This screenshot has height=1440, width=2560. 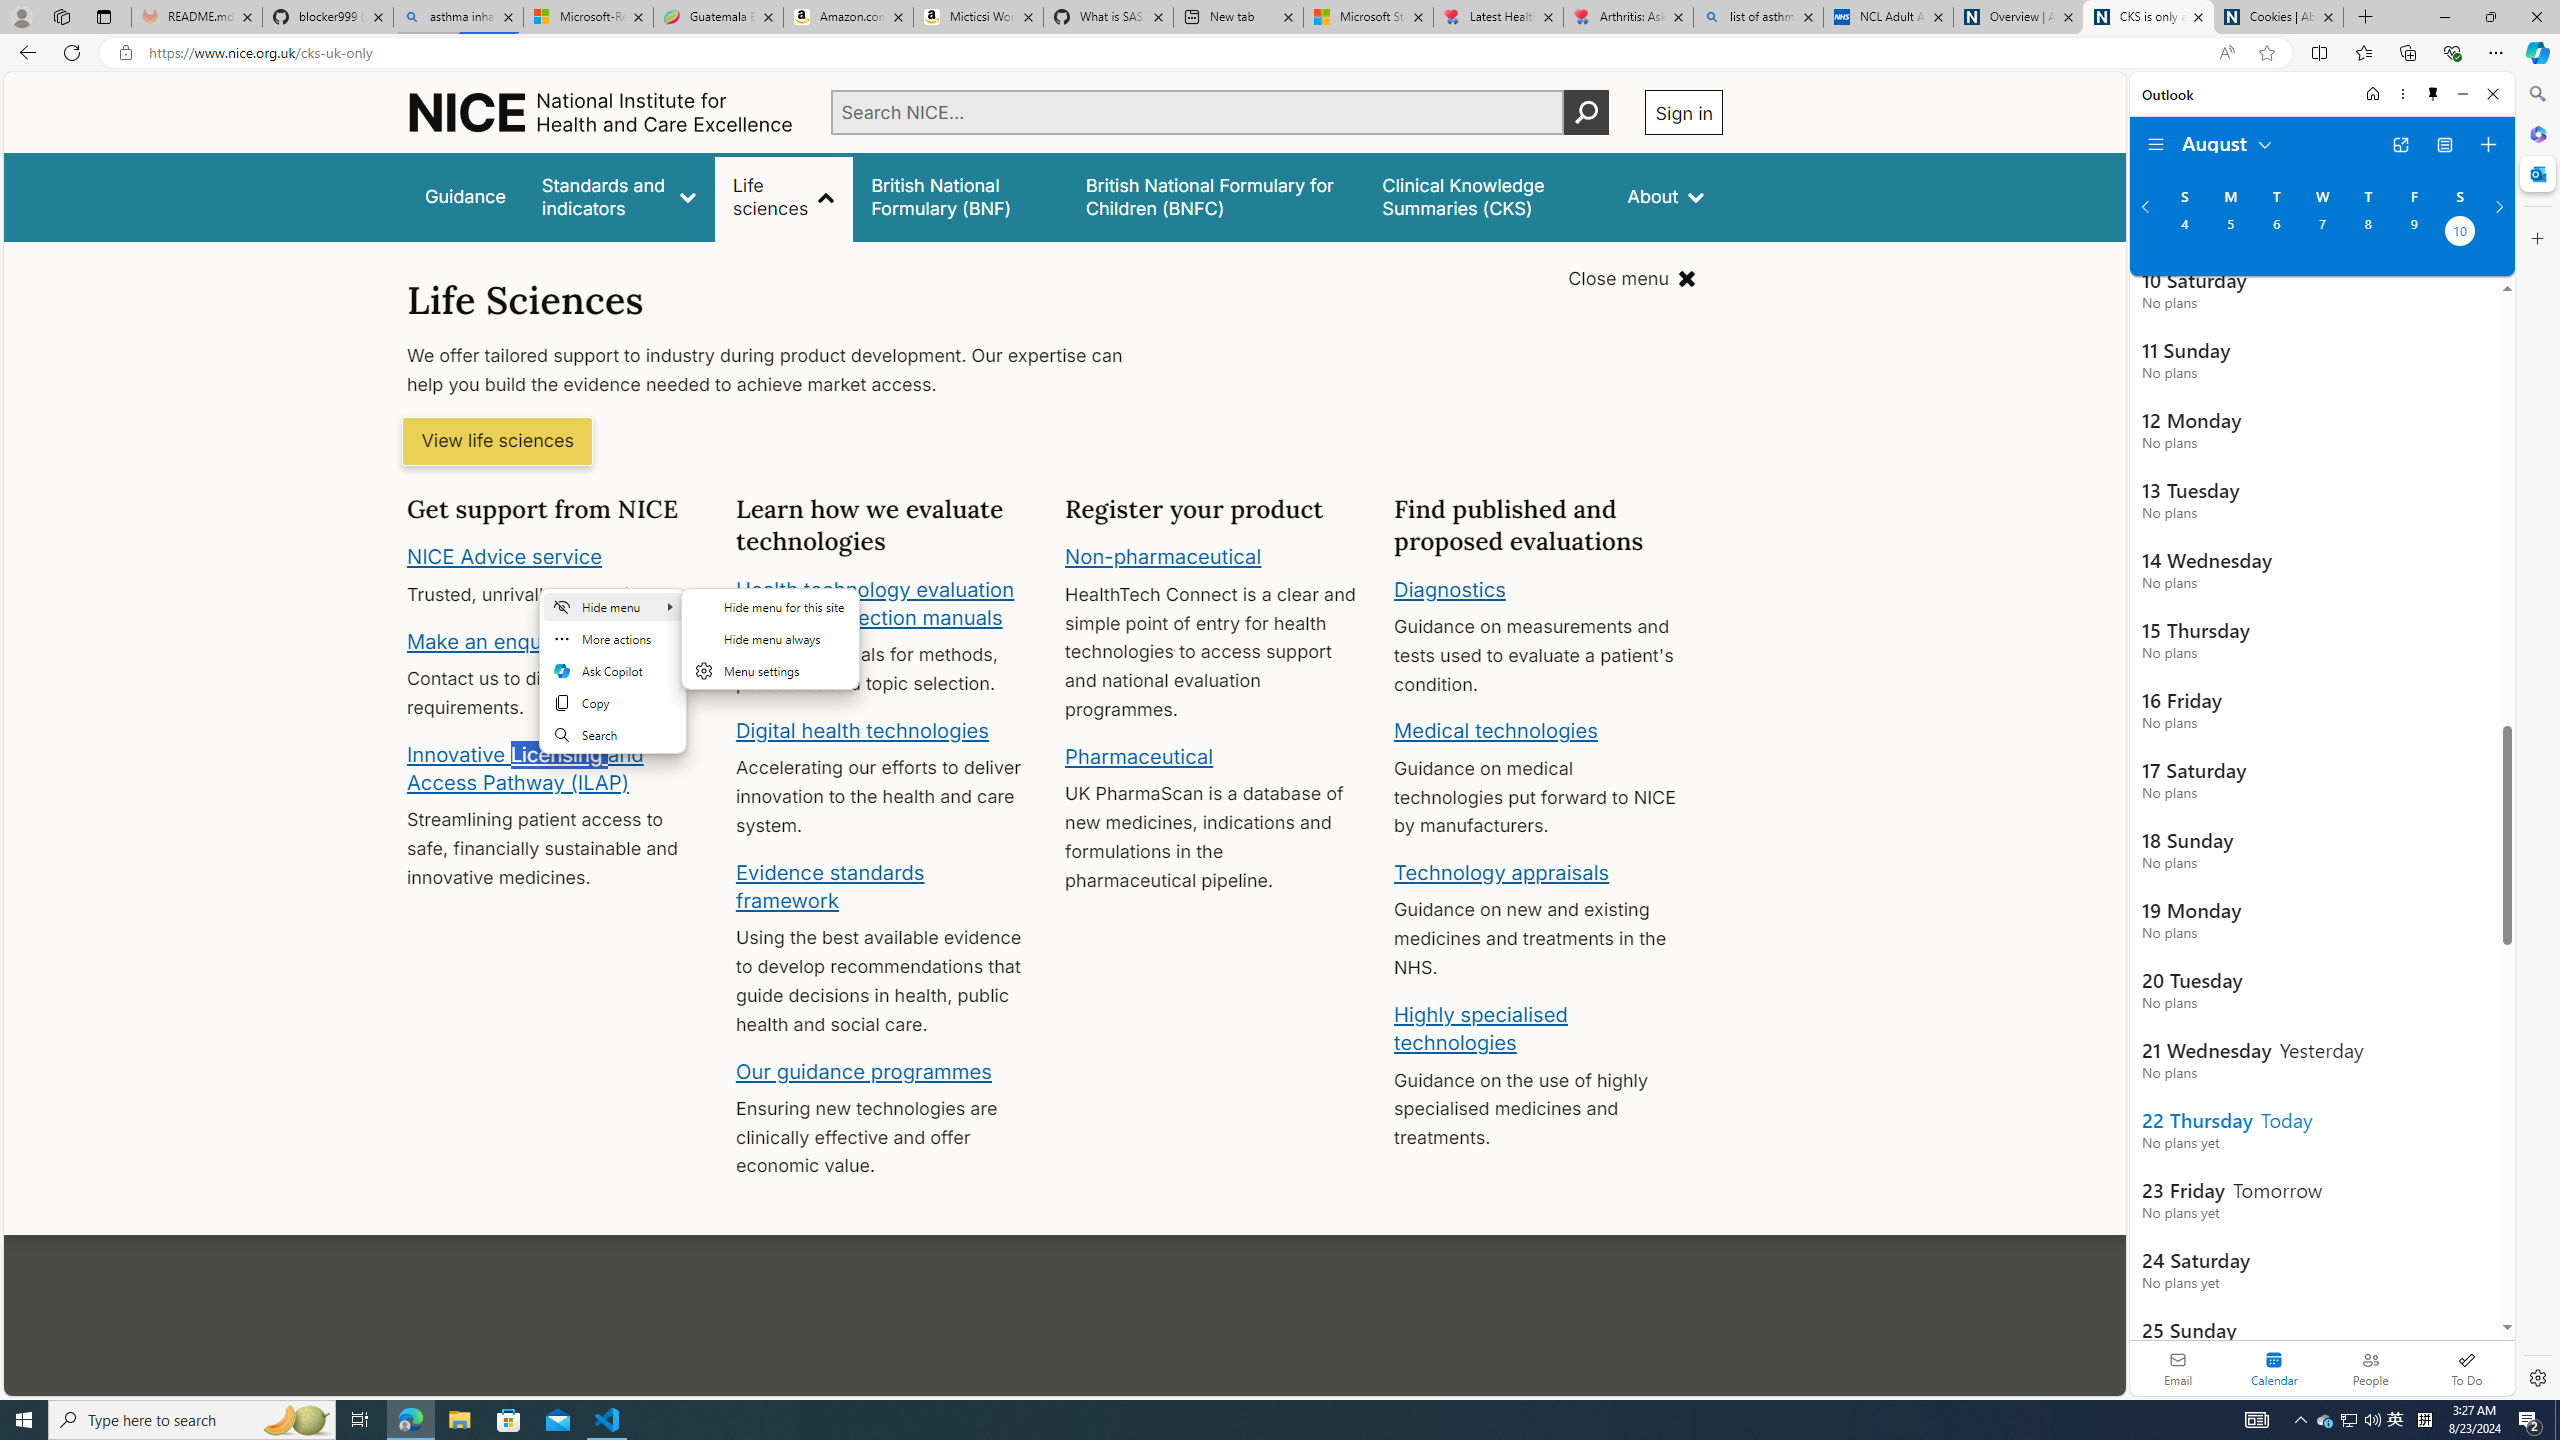 I want to click on 'Selected calendar module. Date today is 22', so click(x=2274, y=1367).